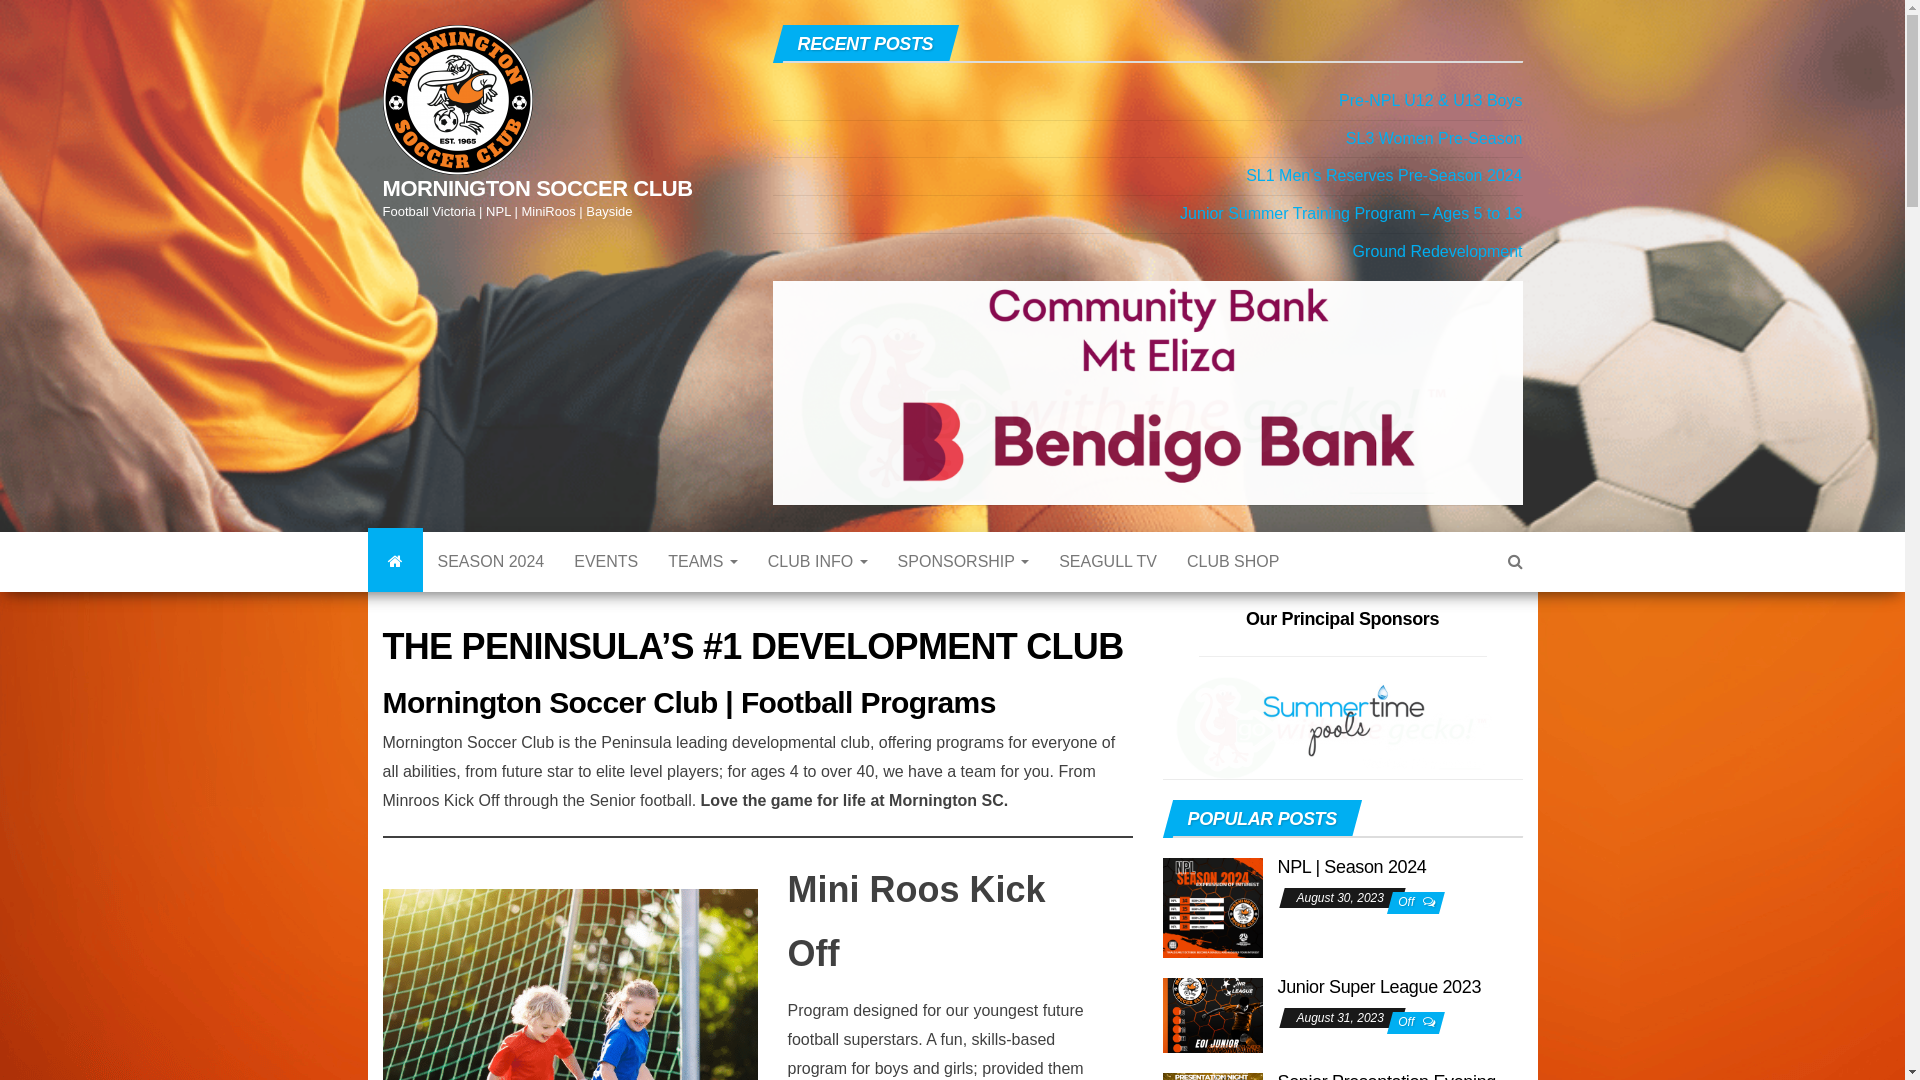 The width and height of the screenshot is (1920, 1080). Describe the element at coordinates (1339, 100) in the screenshot. I see `'Pre-NPL U12 & U13 Boys'` at that location.